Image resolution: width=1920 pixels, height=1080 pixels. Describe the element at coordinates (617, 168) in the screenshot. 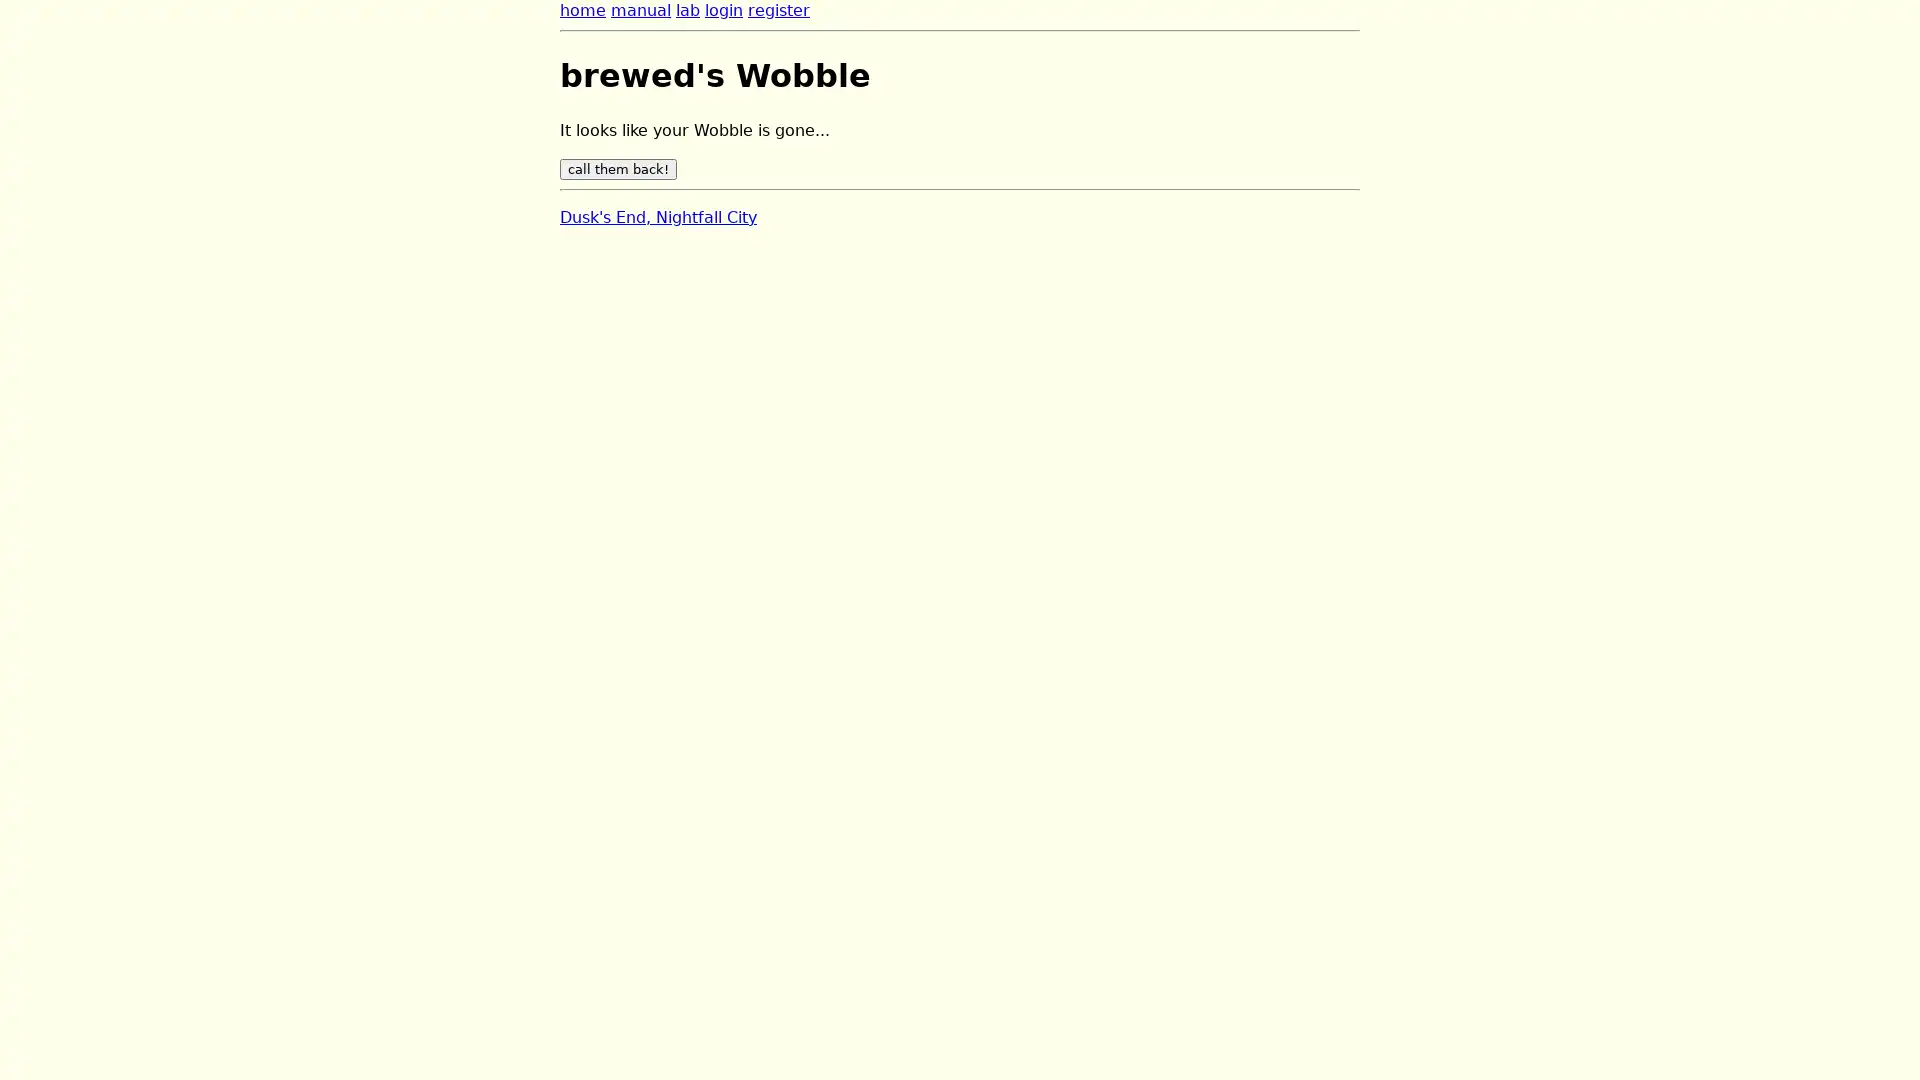

I see `call them back!` at that location.